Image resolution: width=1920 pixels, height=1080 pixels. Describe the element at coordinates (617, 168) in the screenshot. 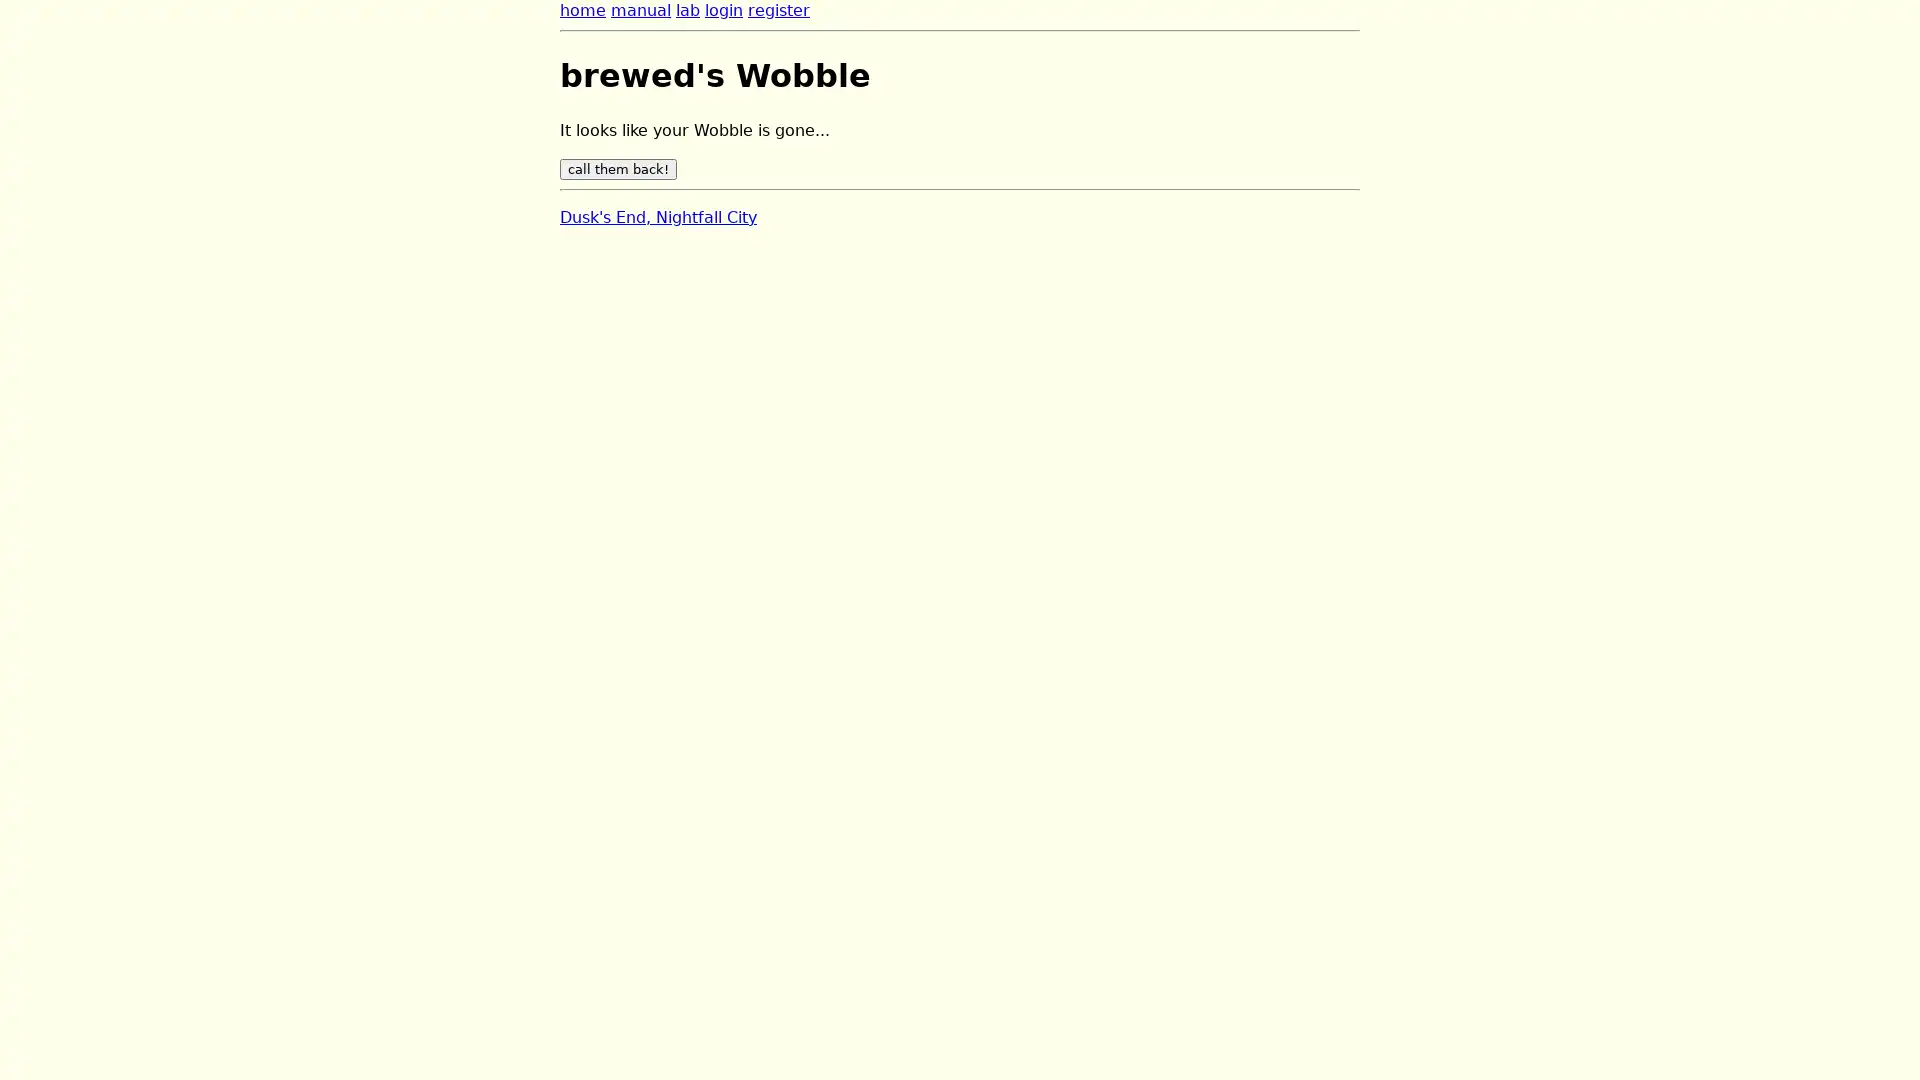

I see `call them back!` at that location.